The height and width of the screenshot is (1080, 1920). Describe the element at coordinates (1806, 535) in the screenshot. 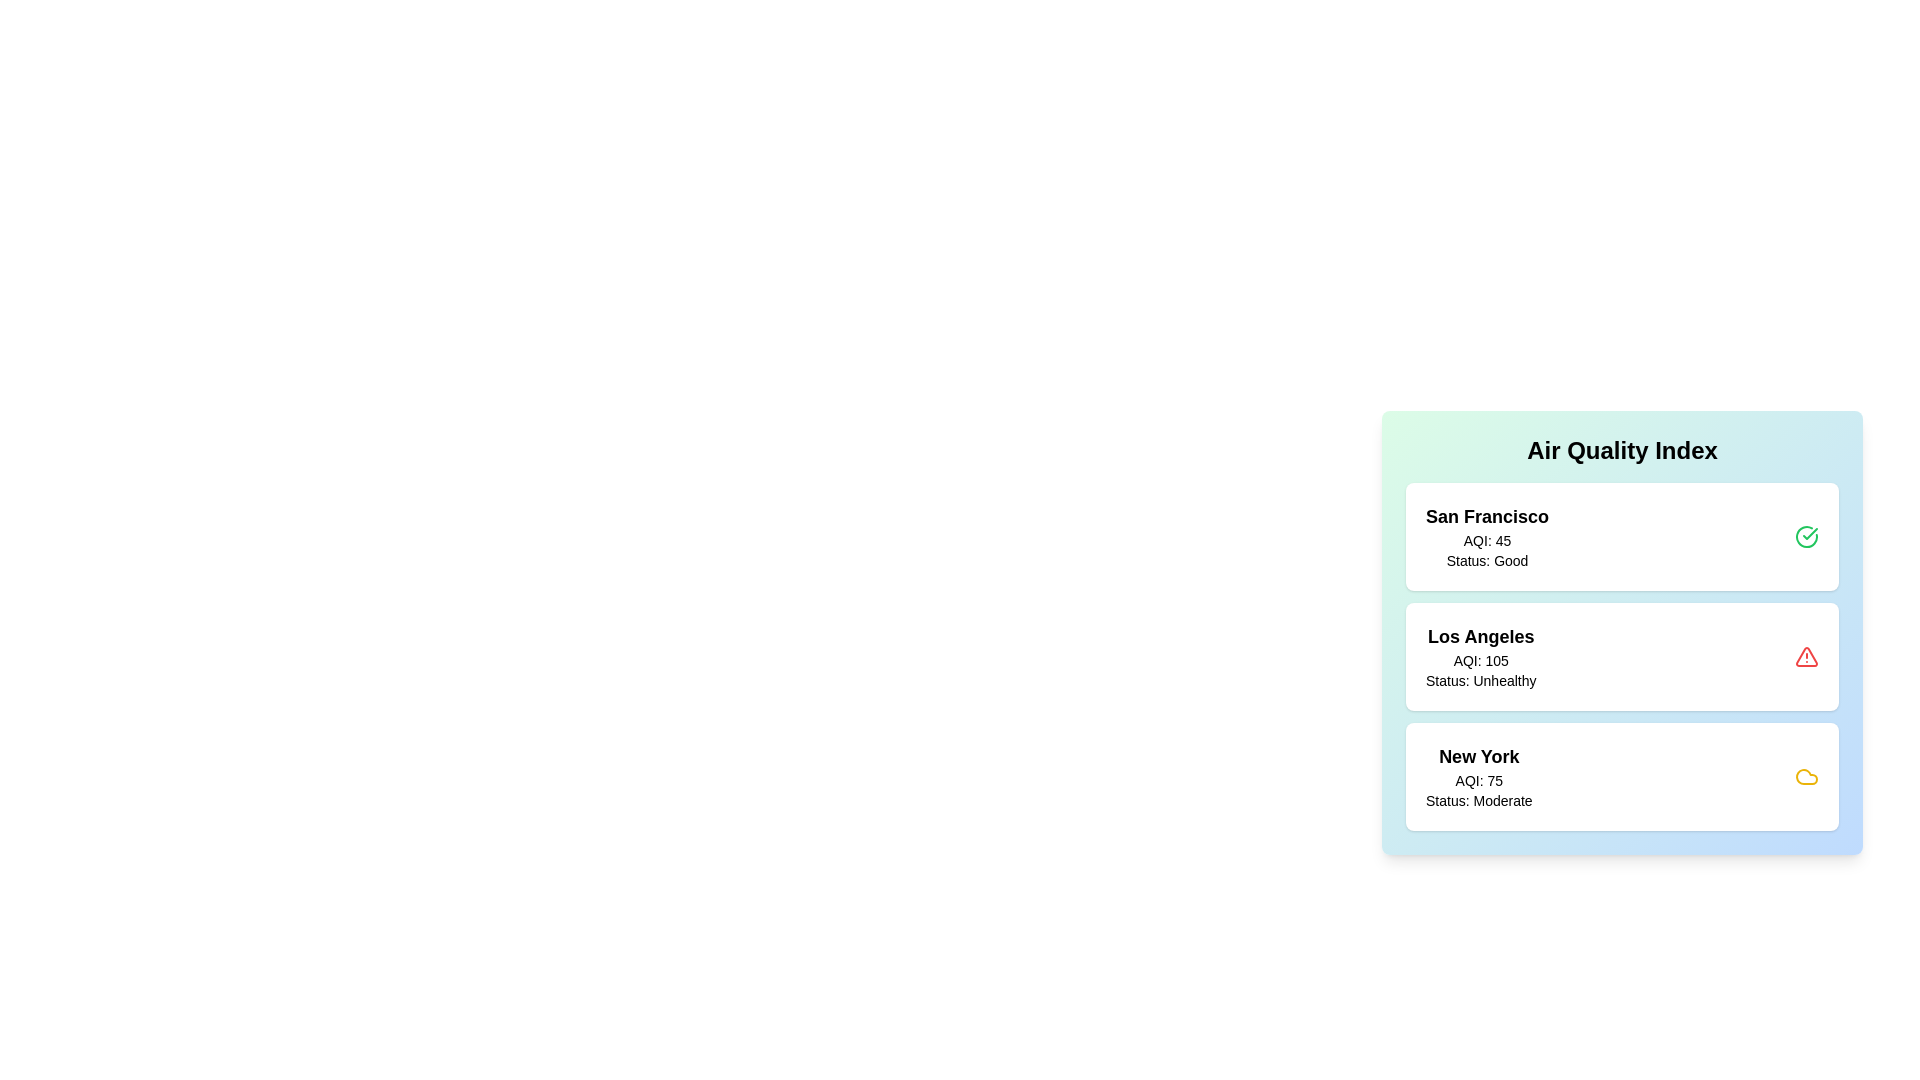

I see `the status icon corresponding to San Francisco` at that location.